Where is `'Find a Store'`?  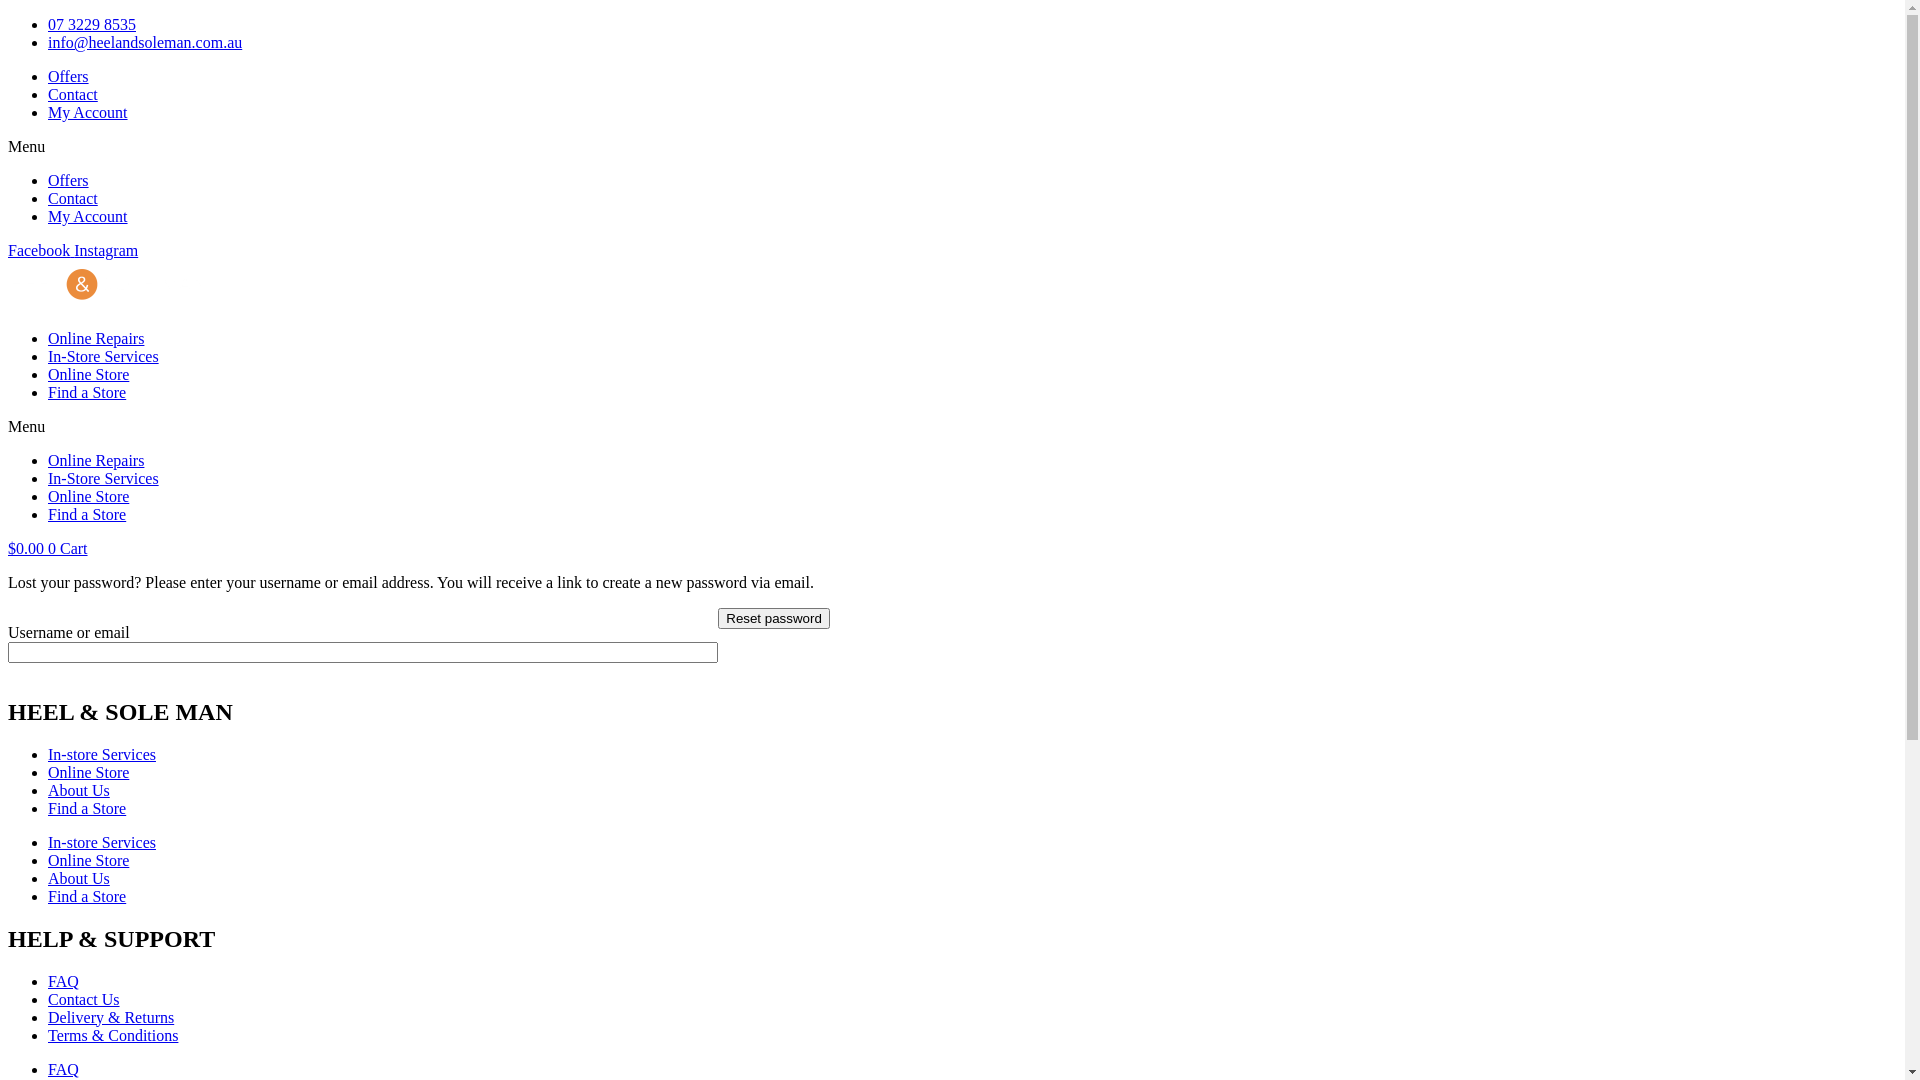
'Find a Store' is located at coordinates (48, 807).